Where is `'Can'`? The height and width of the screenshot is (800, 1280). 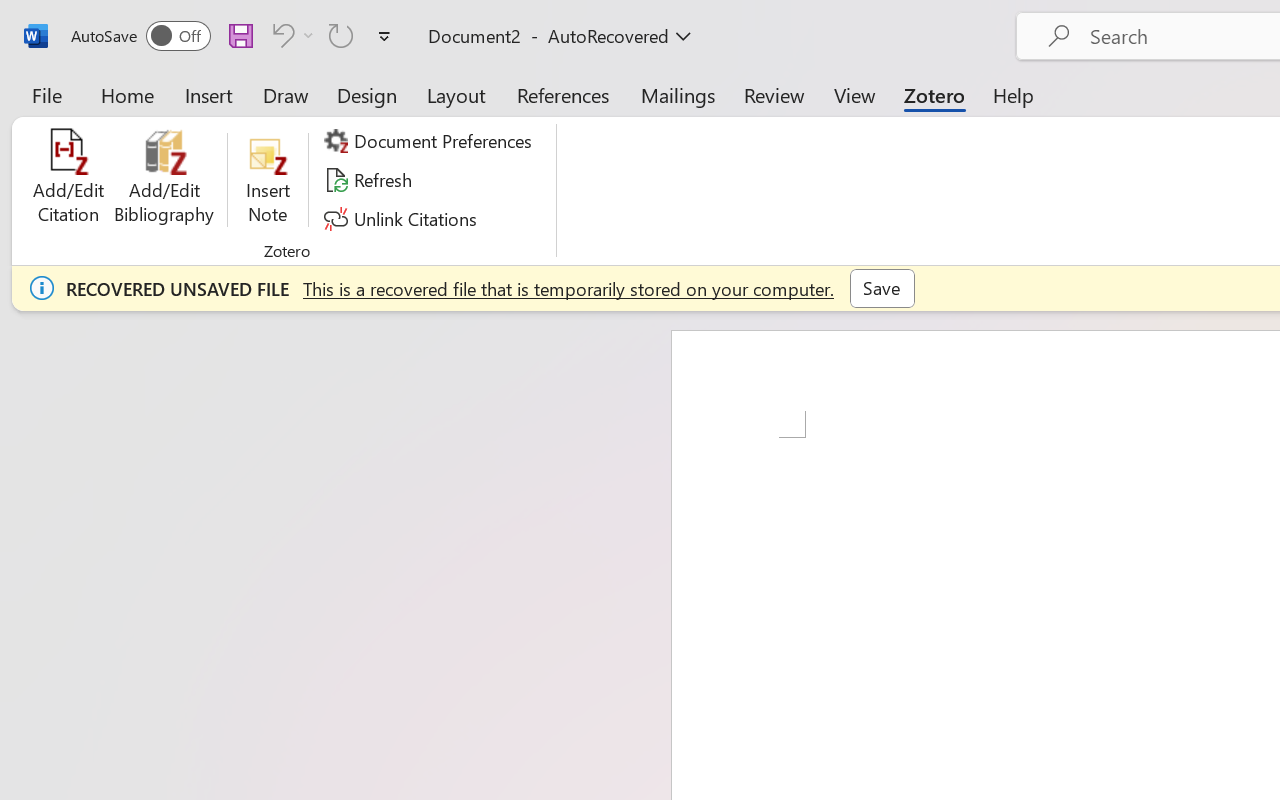
'Can' is located at coordinates (279, 34).